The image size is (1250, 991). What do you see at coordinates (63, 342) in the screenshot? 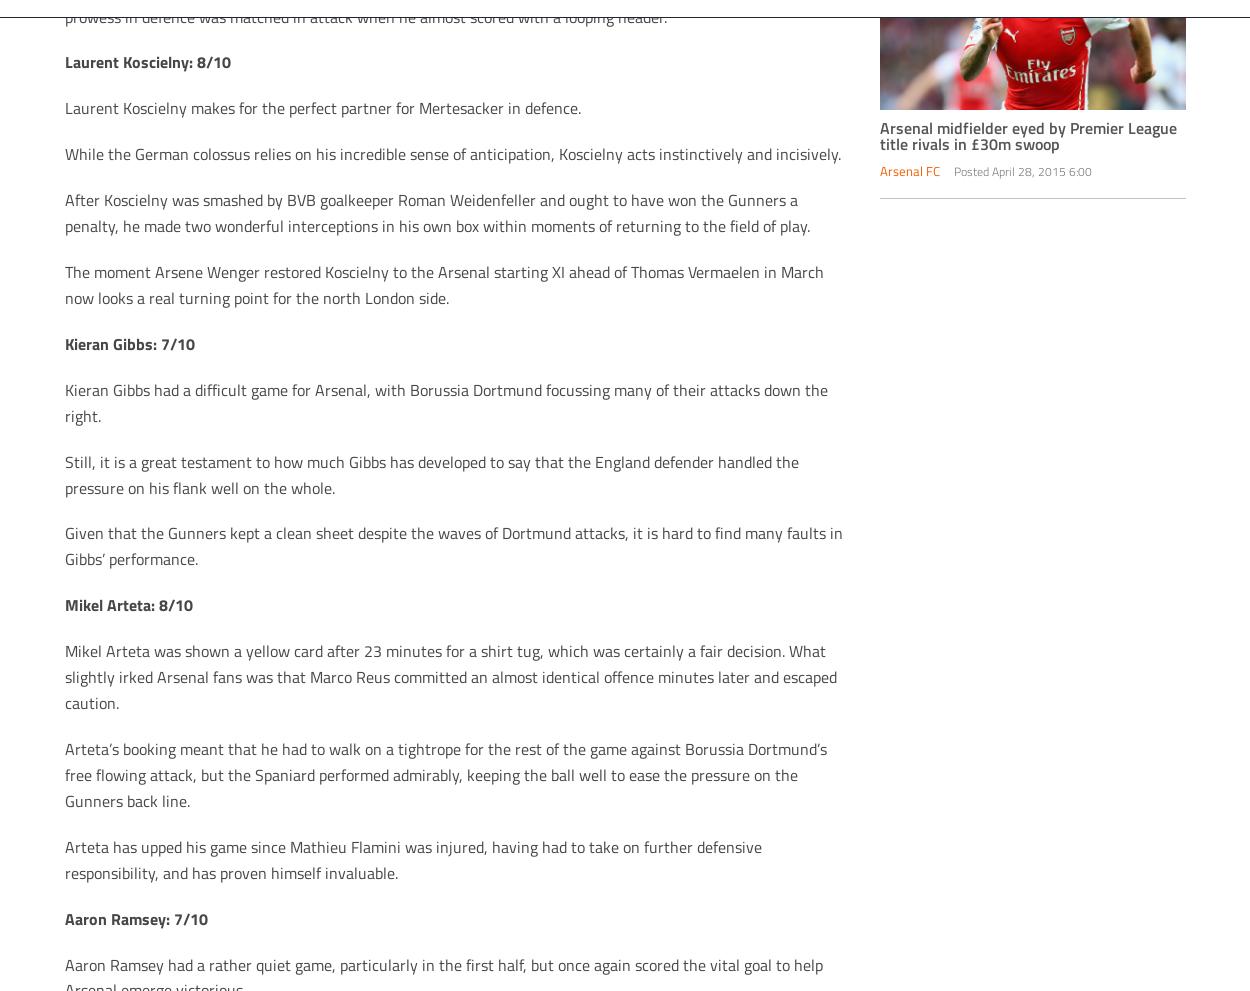
I see `'Kieran Gibbs: 7/10'` at bounding box center [63, 342].